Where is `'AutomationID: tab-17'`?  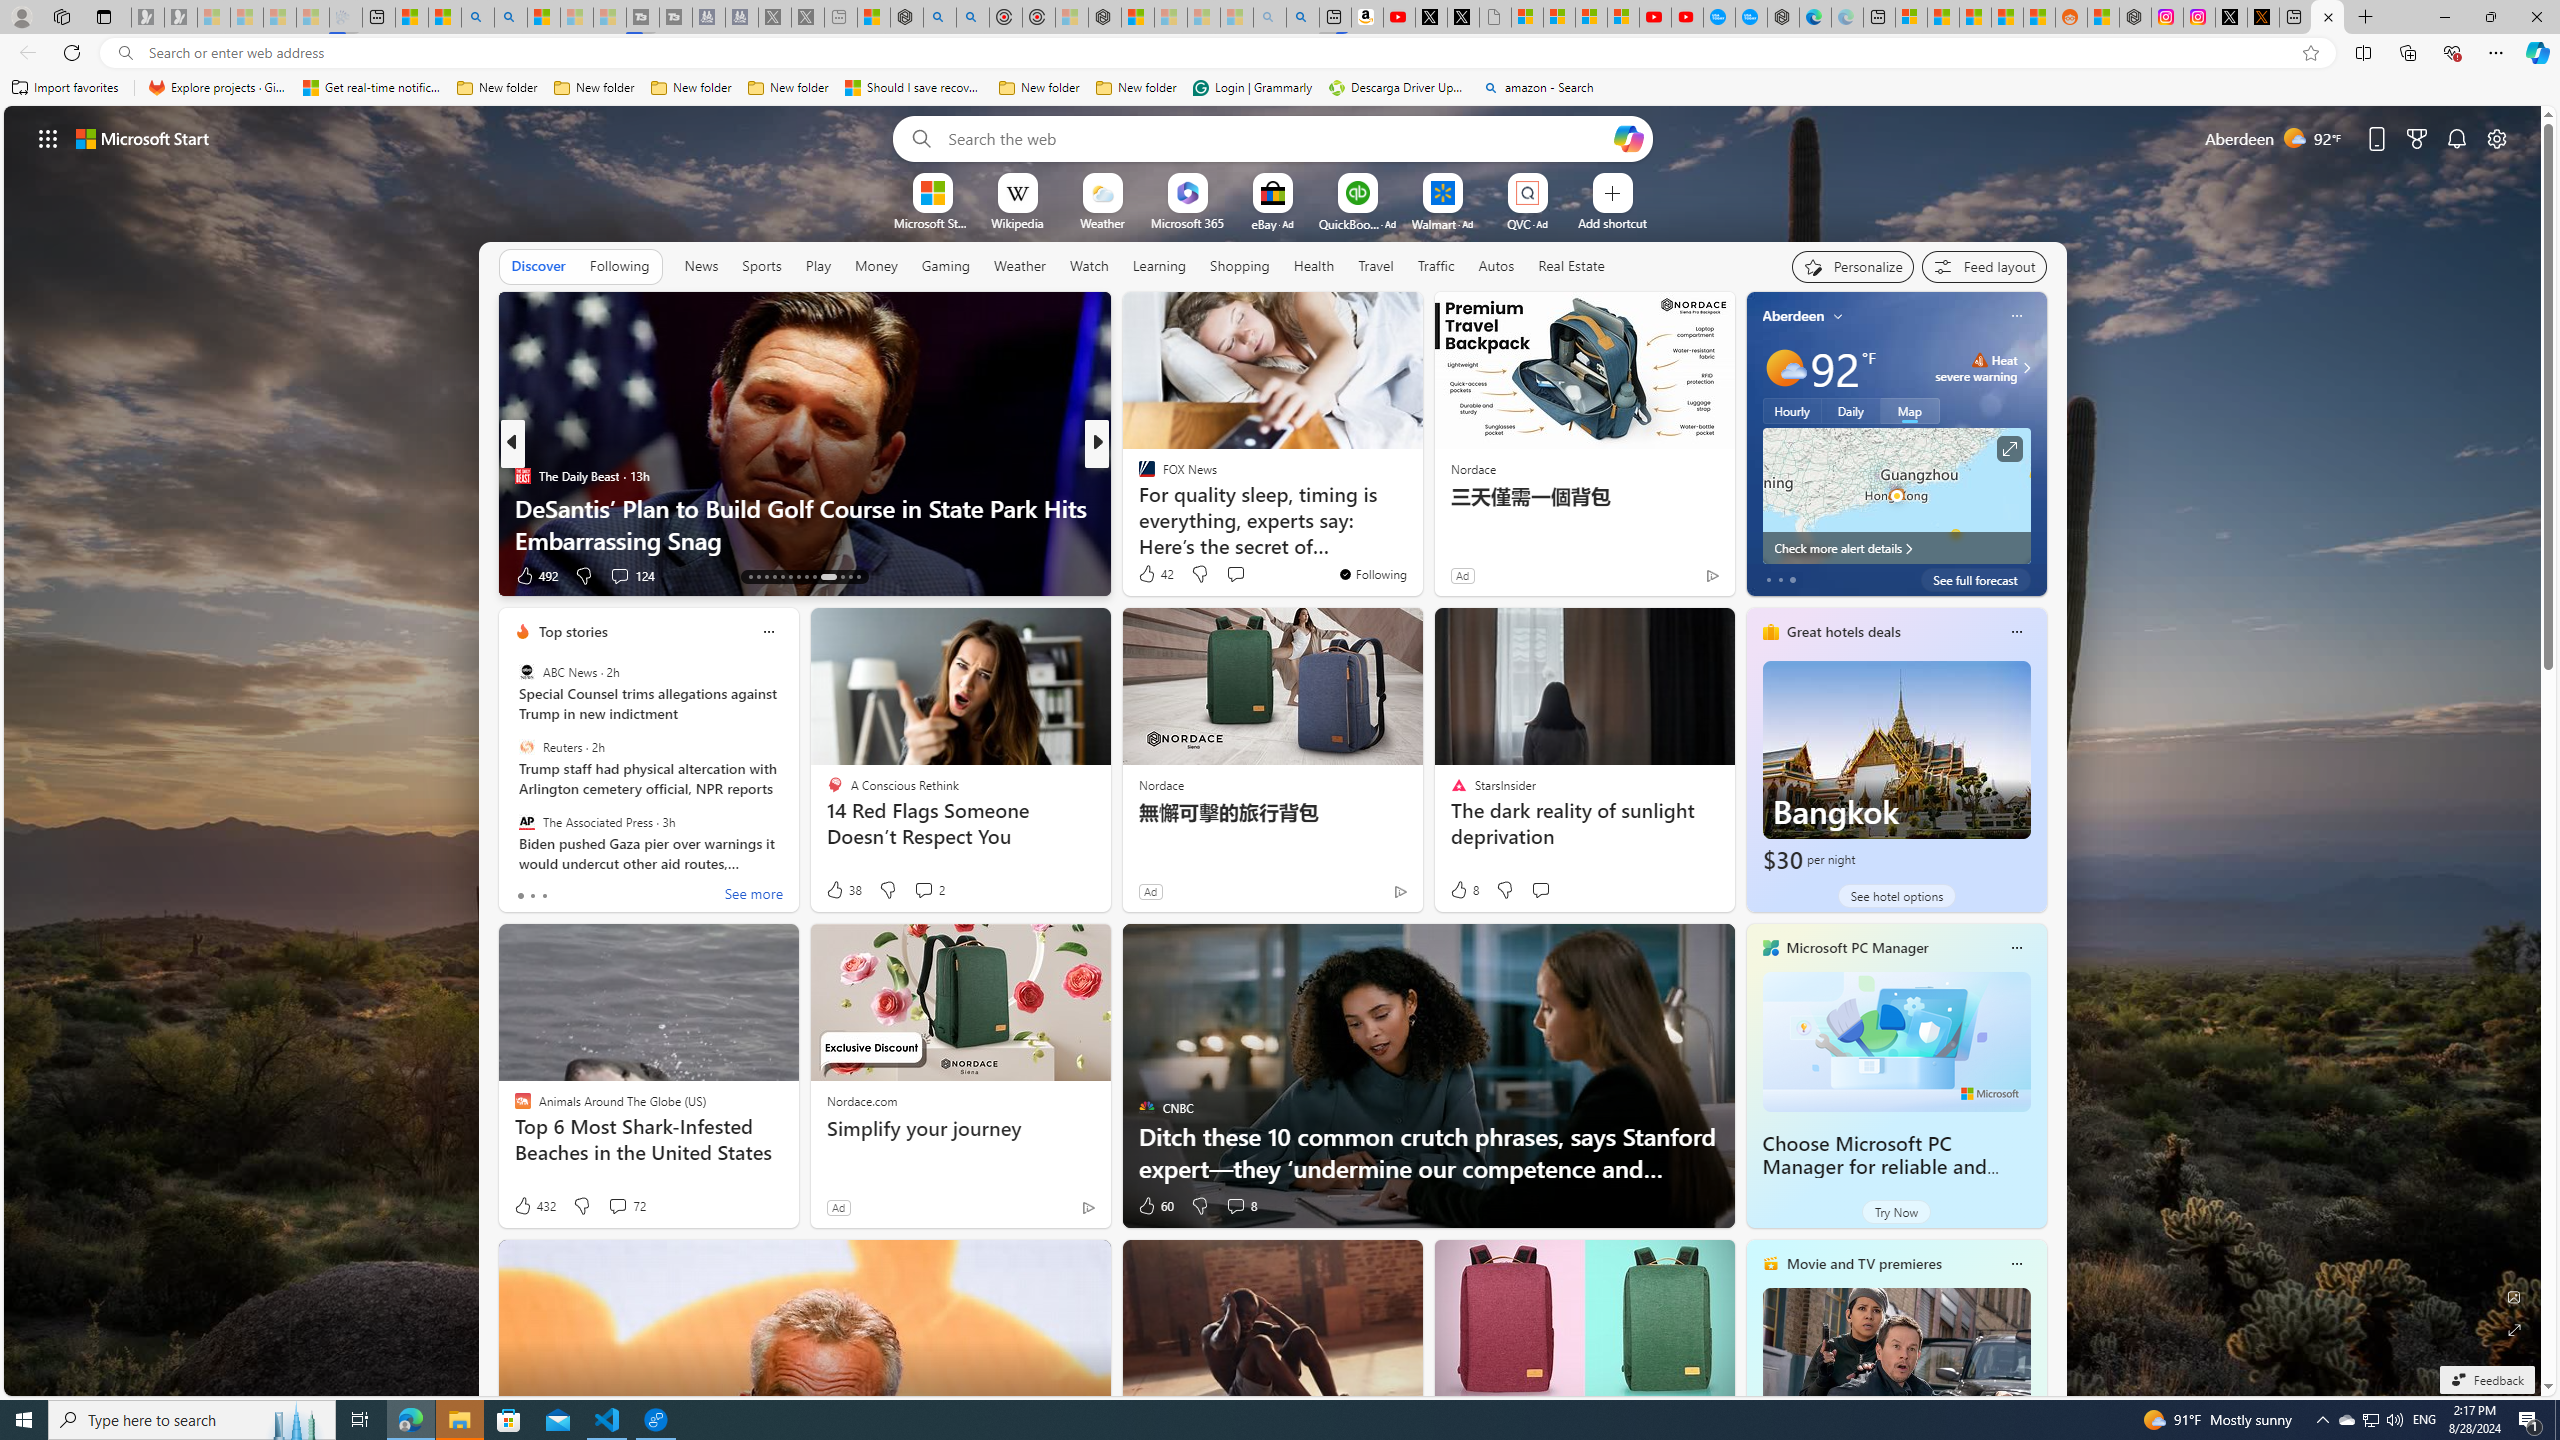 'AutomationID: tab-17' is located at coordinates (782, 577).